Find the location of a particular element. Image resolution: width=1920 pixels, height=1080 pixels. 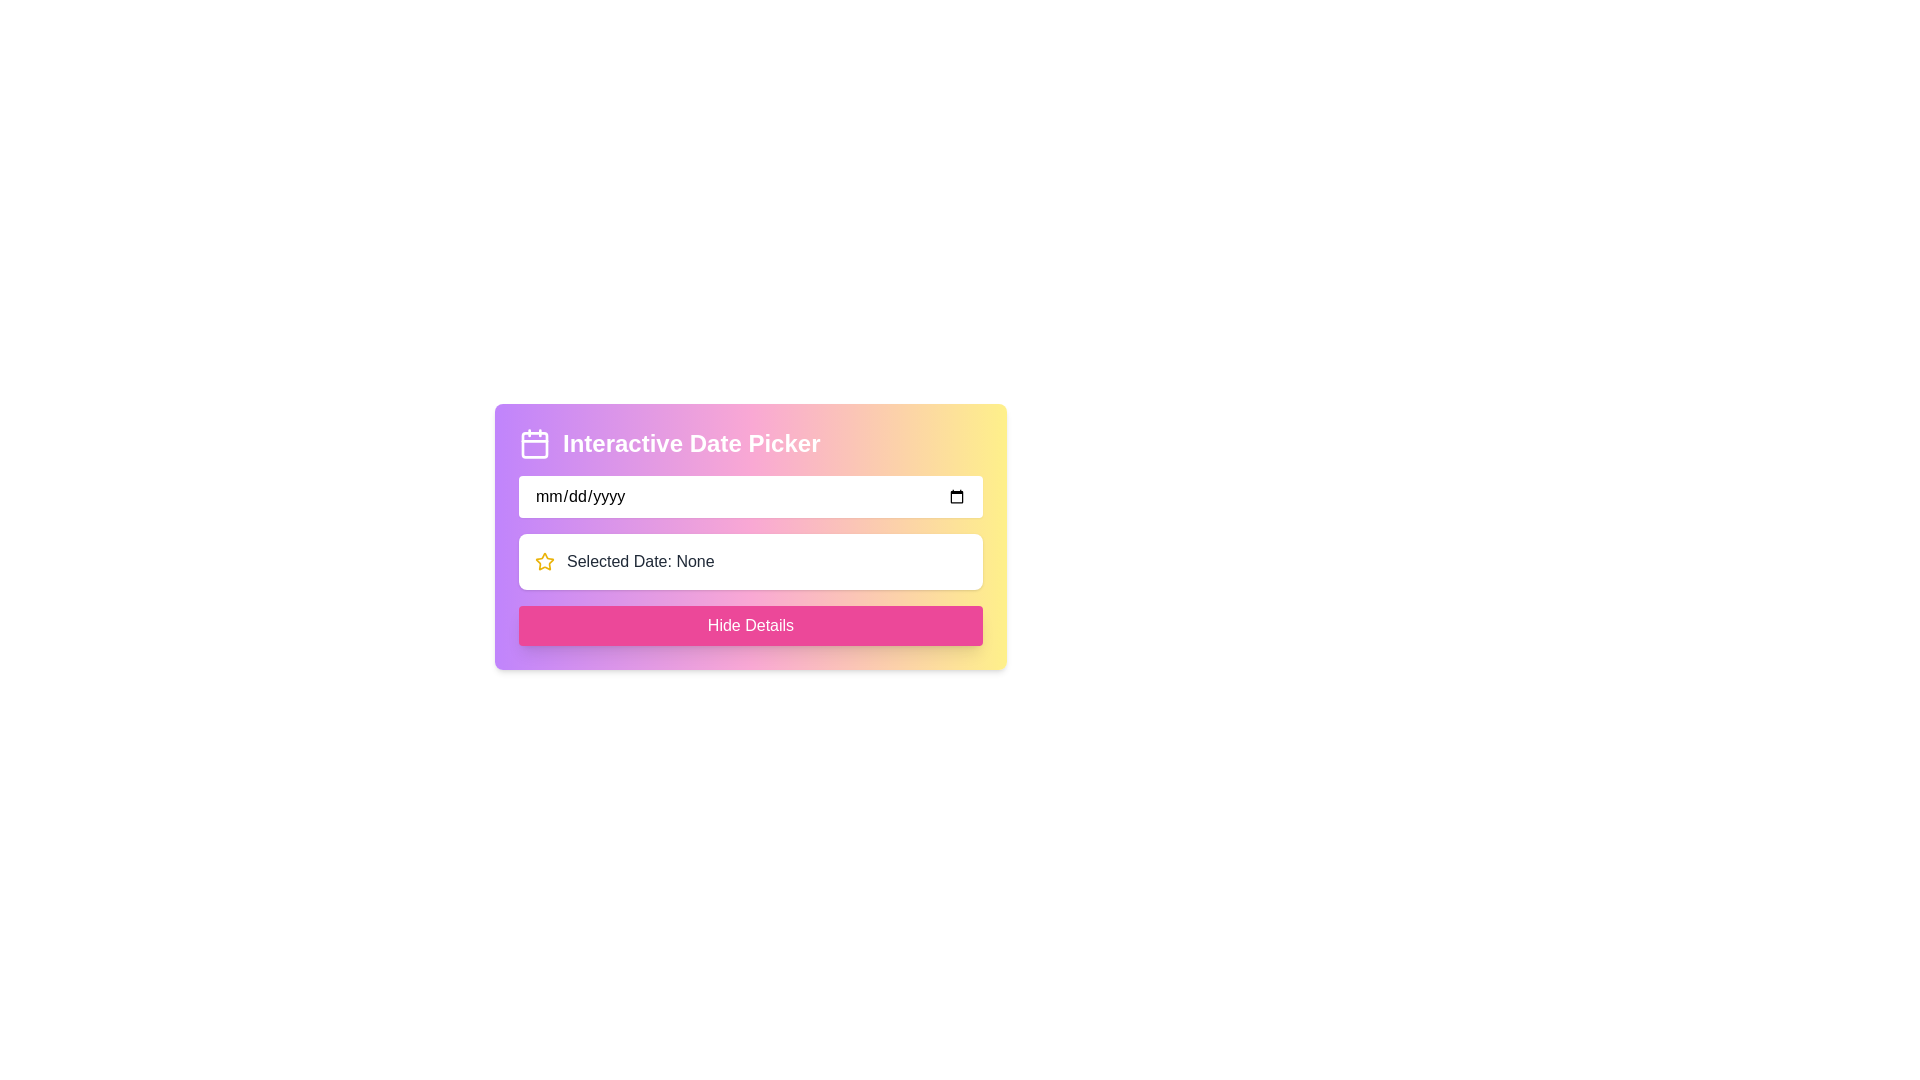

a date from the calendar menu by clicking on the date input field styled with rounded corners and placeholder text 'mm/dd/yyyy', located below the header 'Interactive Date Picker' is located at coordinates (749, 496).